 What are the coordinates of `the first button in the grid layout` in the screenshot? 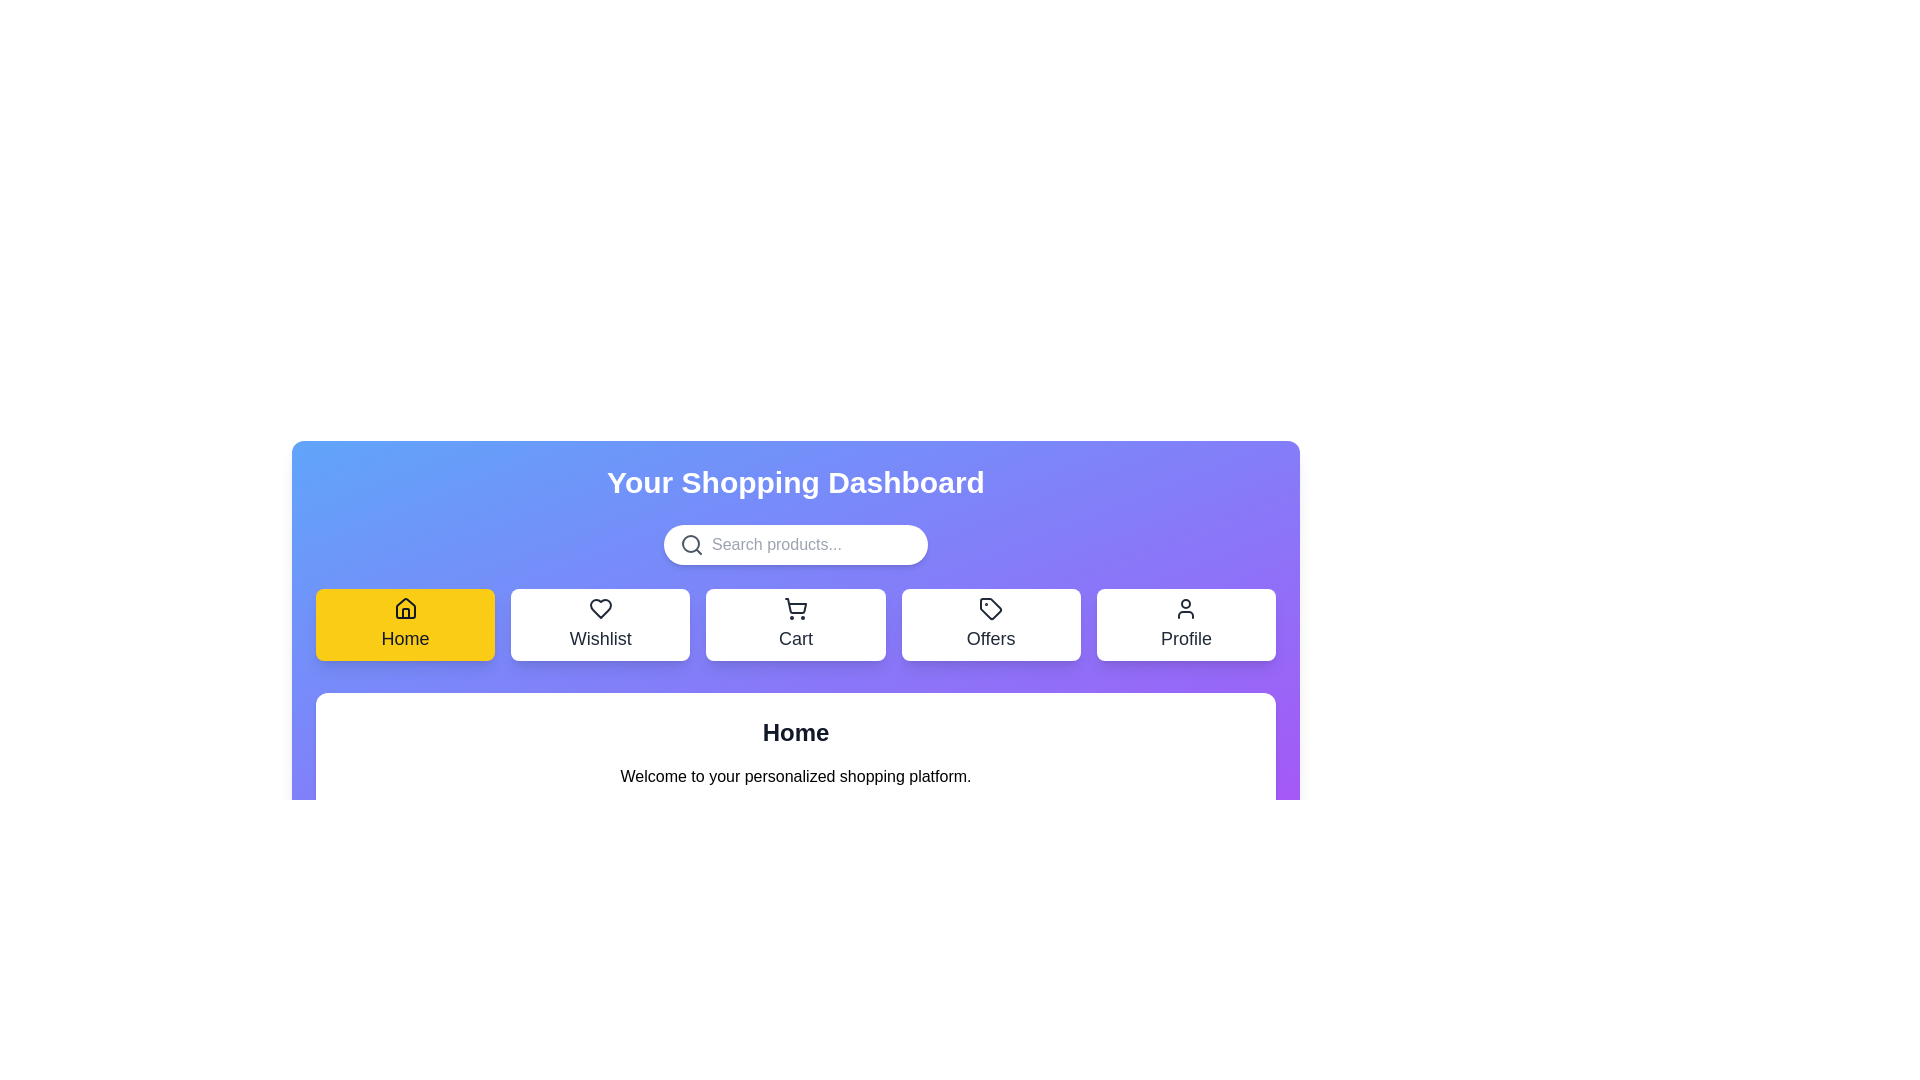 It's located at (404, 623).